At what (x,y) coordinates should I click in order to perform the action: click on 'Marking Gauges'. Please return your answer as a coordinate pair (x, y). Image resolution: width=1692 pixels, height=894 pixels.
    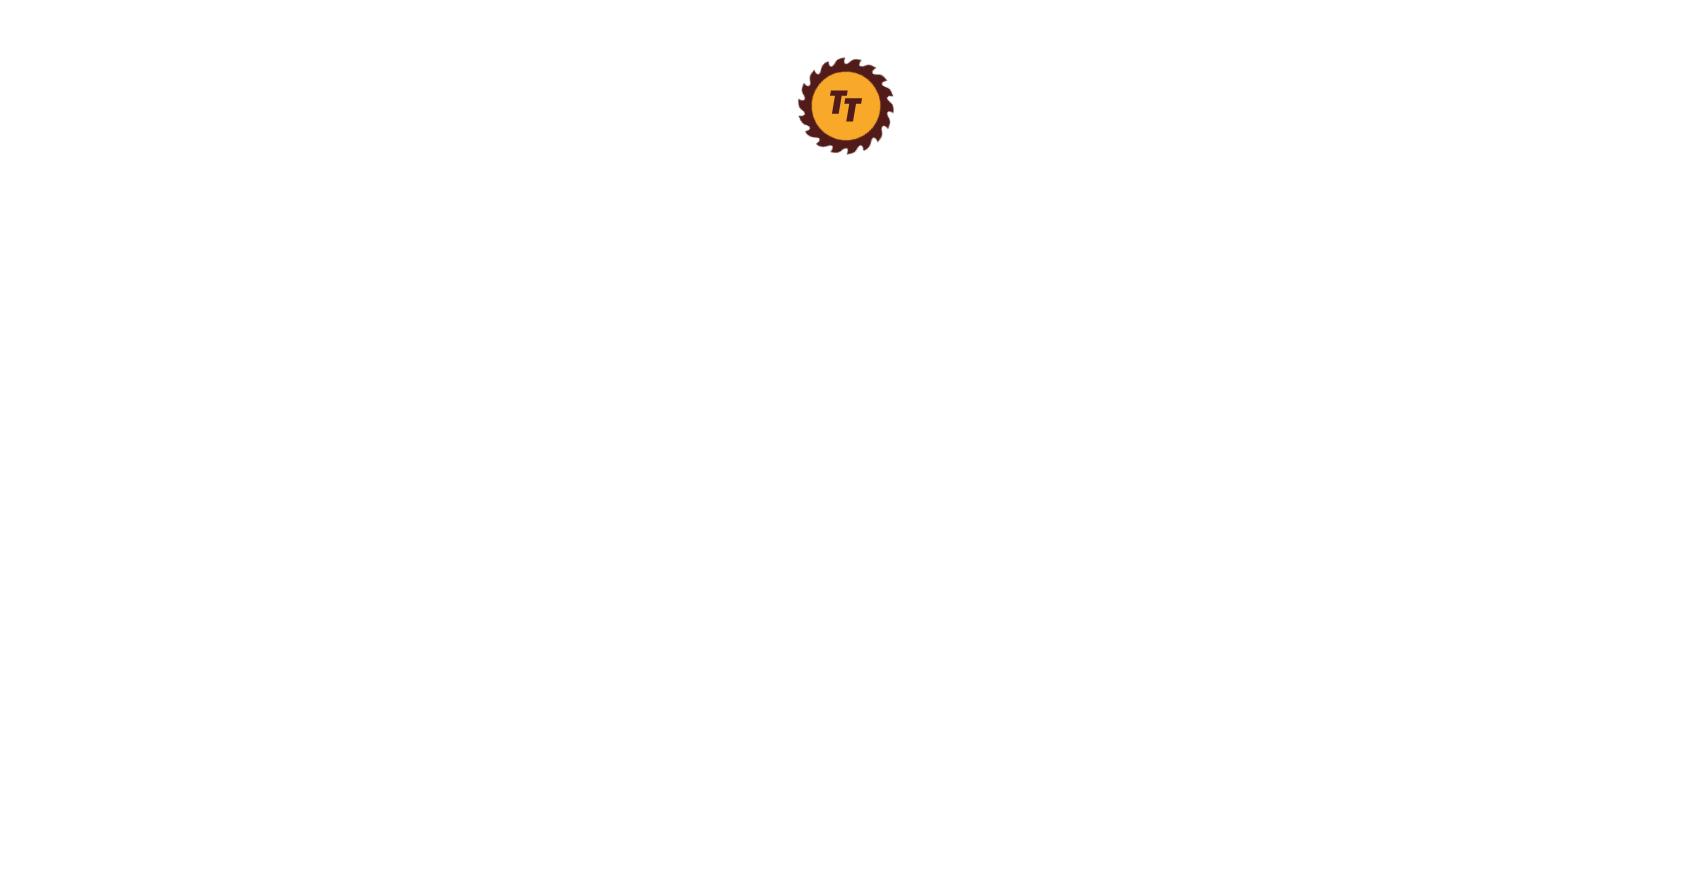
    Looking at the image, I should click on (182, 137).